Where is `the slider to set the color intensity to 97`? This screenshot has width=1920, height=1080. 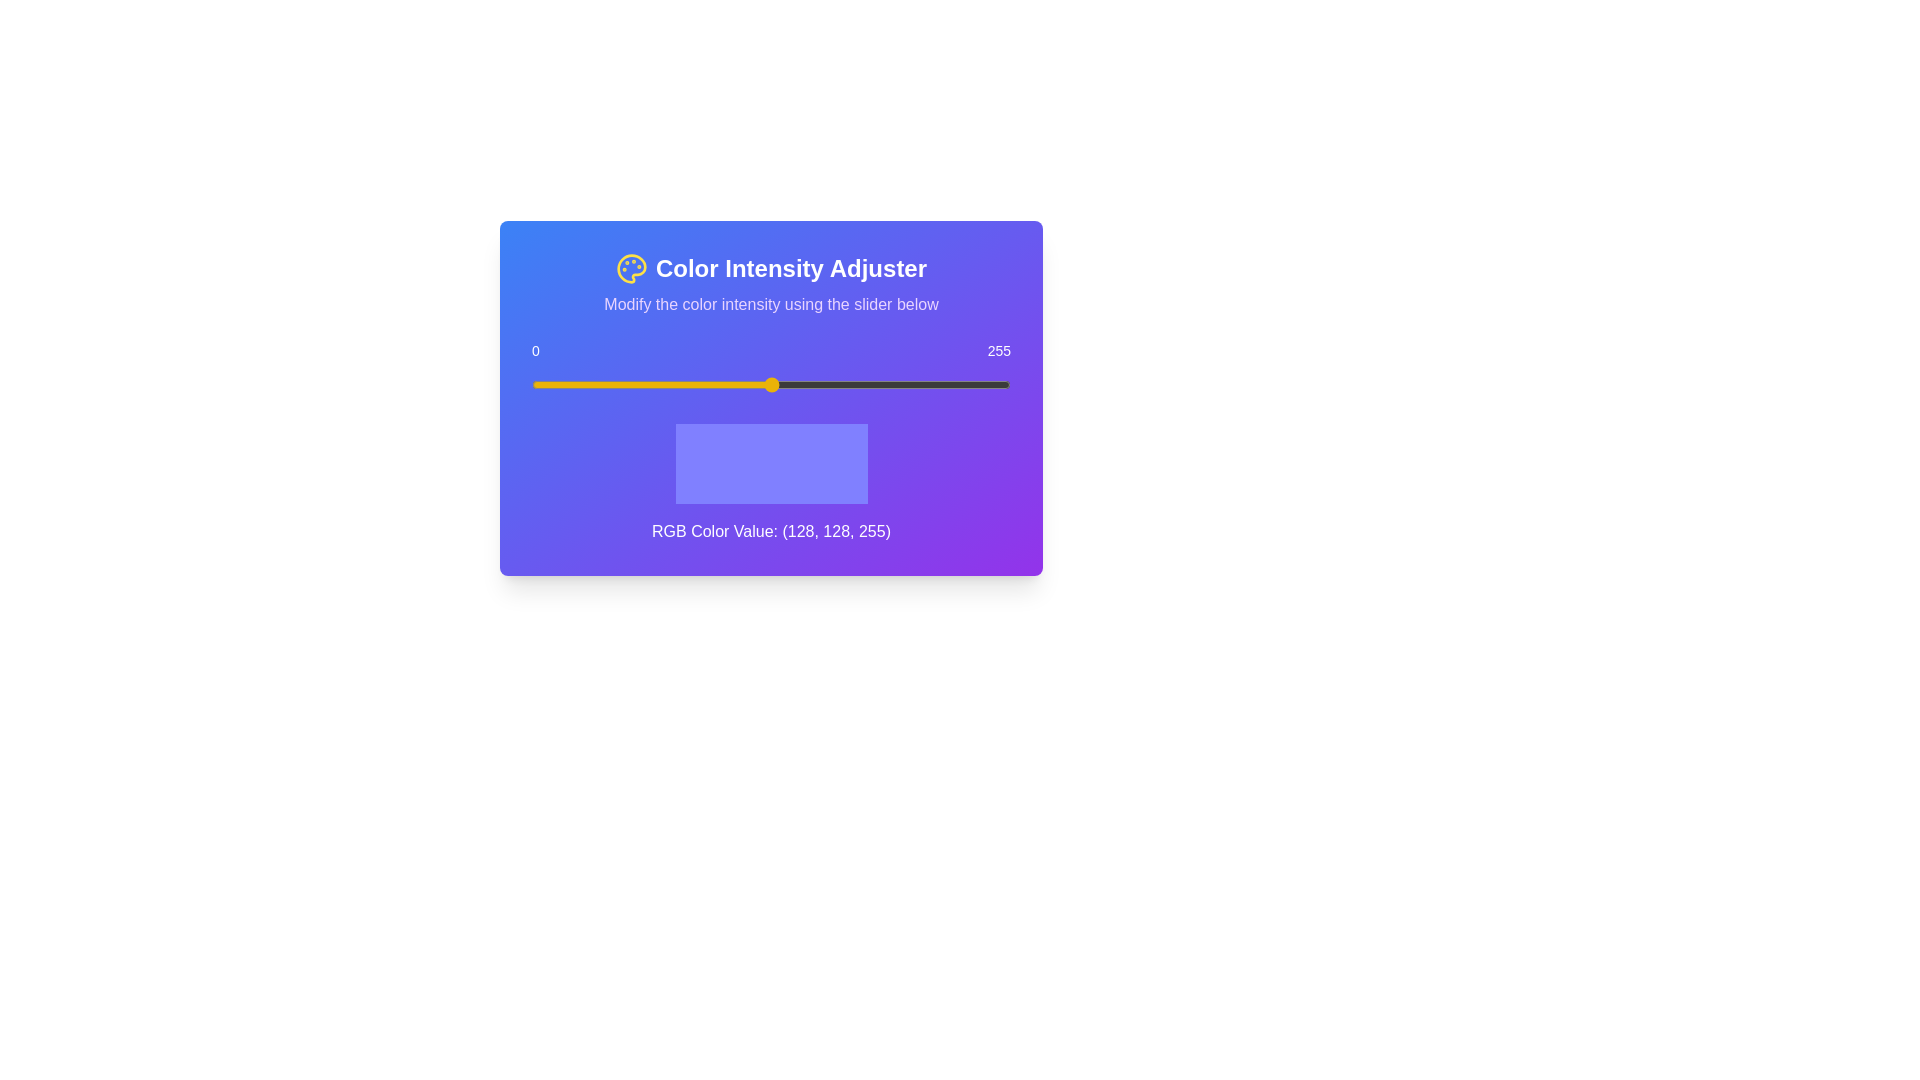 the slider to set the color intensity to 97 is located at coordinates (714, 385).